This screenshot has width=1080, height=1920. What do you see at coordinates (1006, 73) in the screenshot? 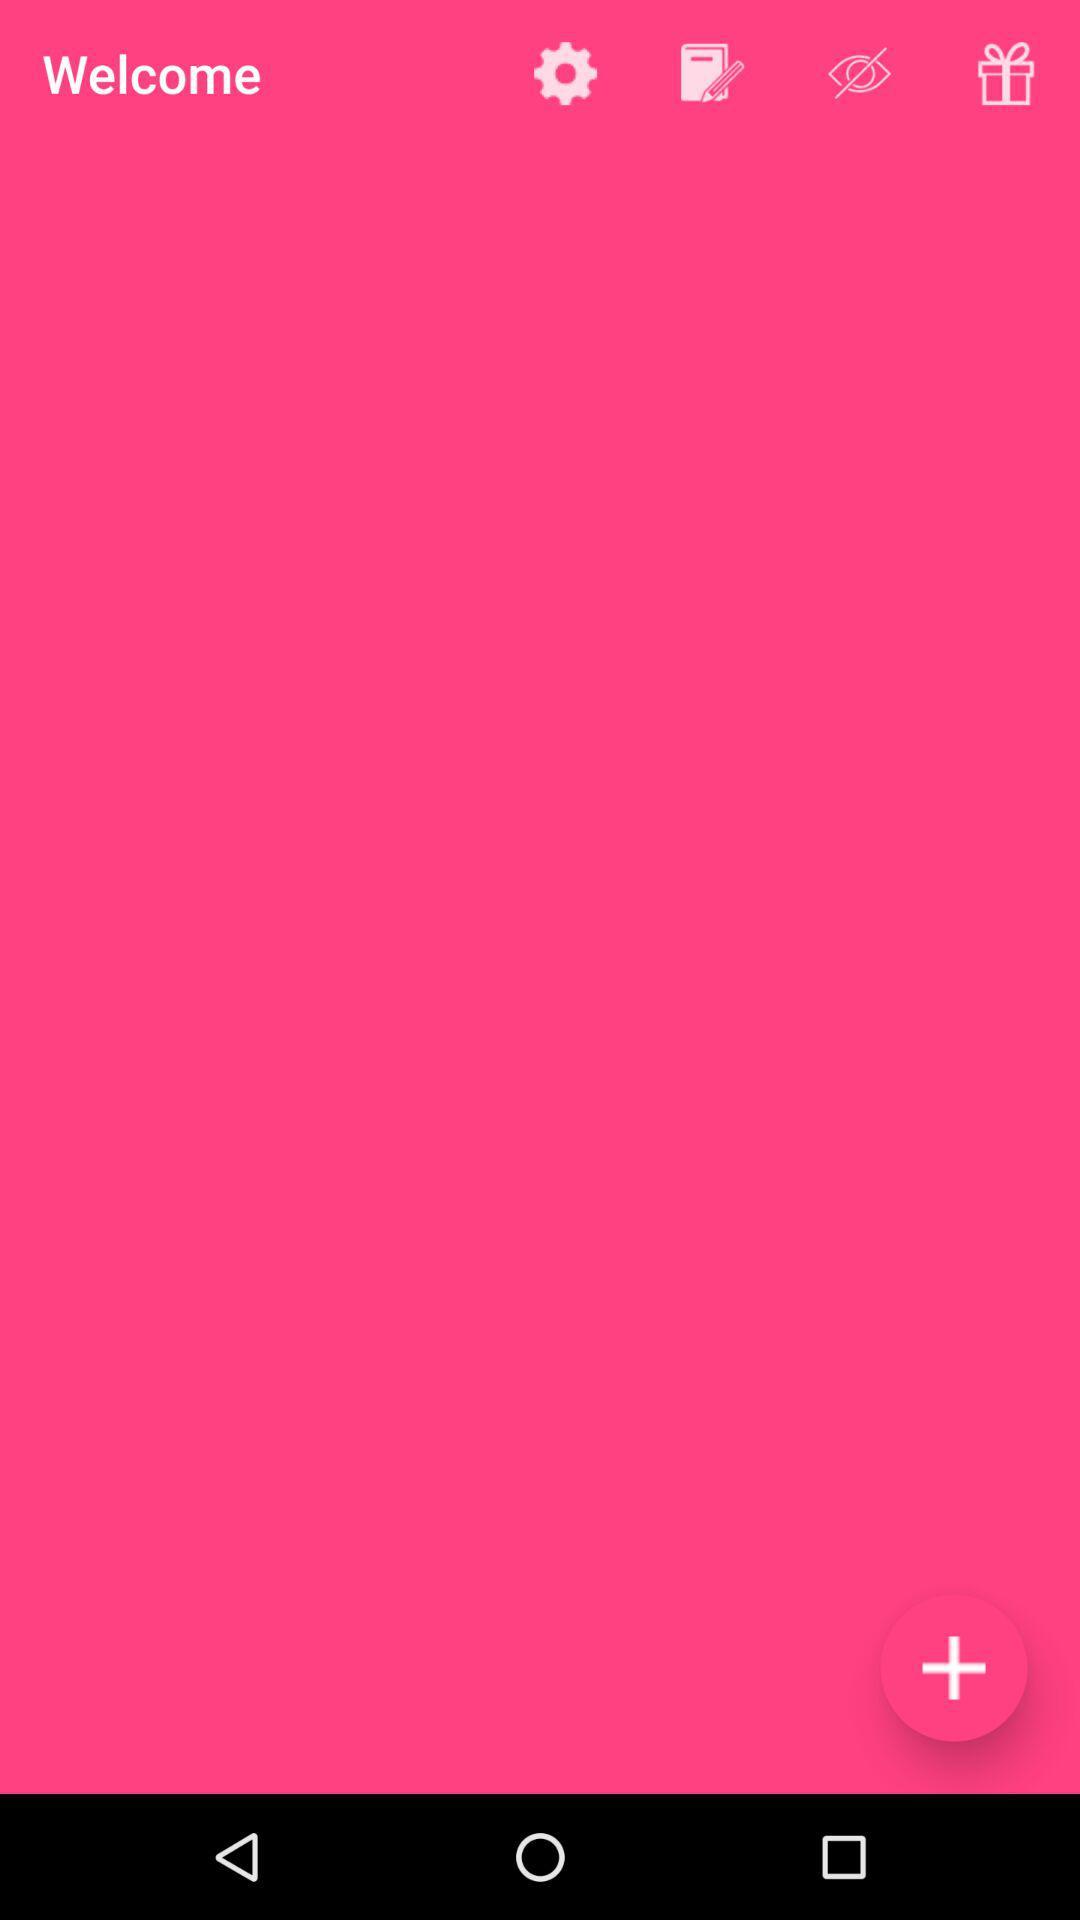
I see `gift icon` at bounding box center [1006, 73].